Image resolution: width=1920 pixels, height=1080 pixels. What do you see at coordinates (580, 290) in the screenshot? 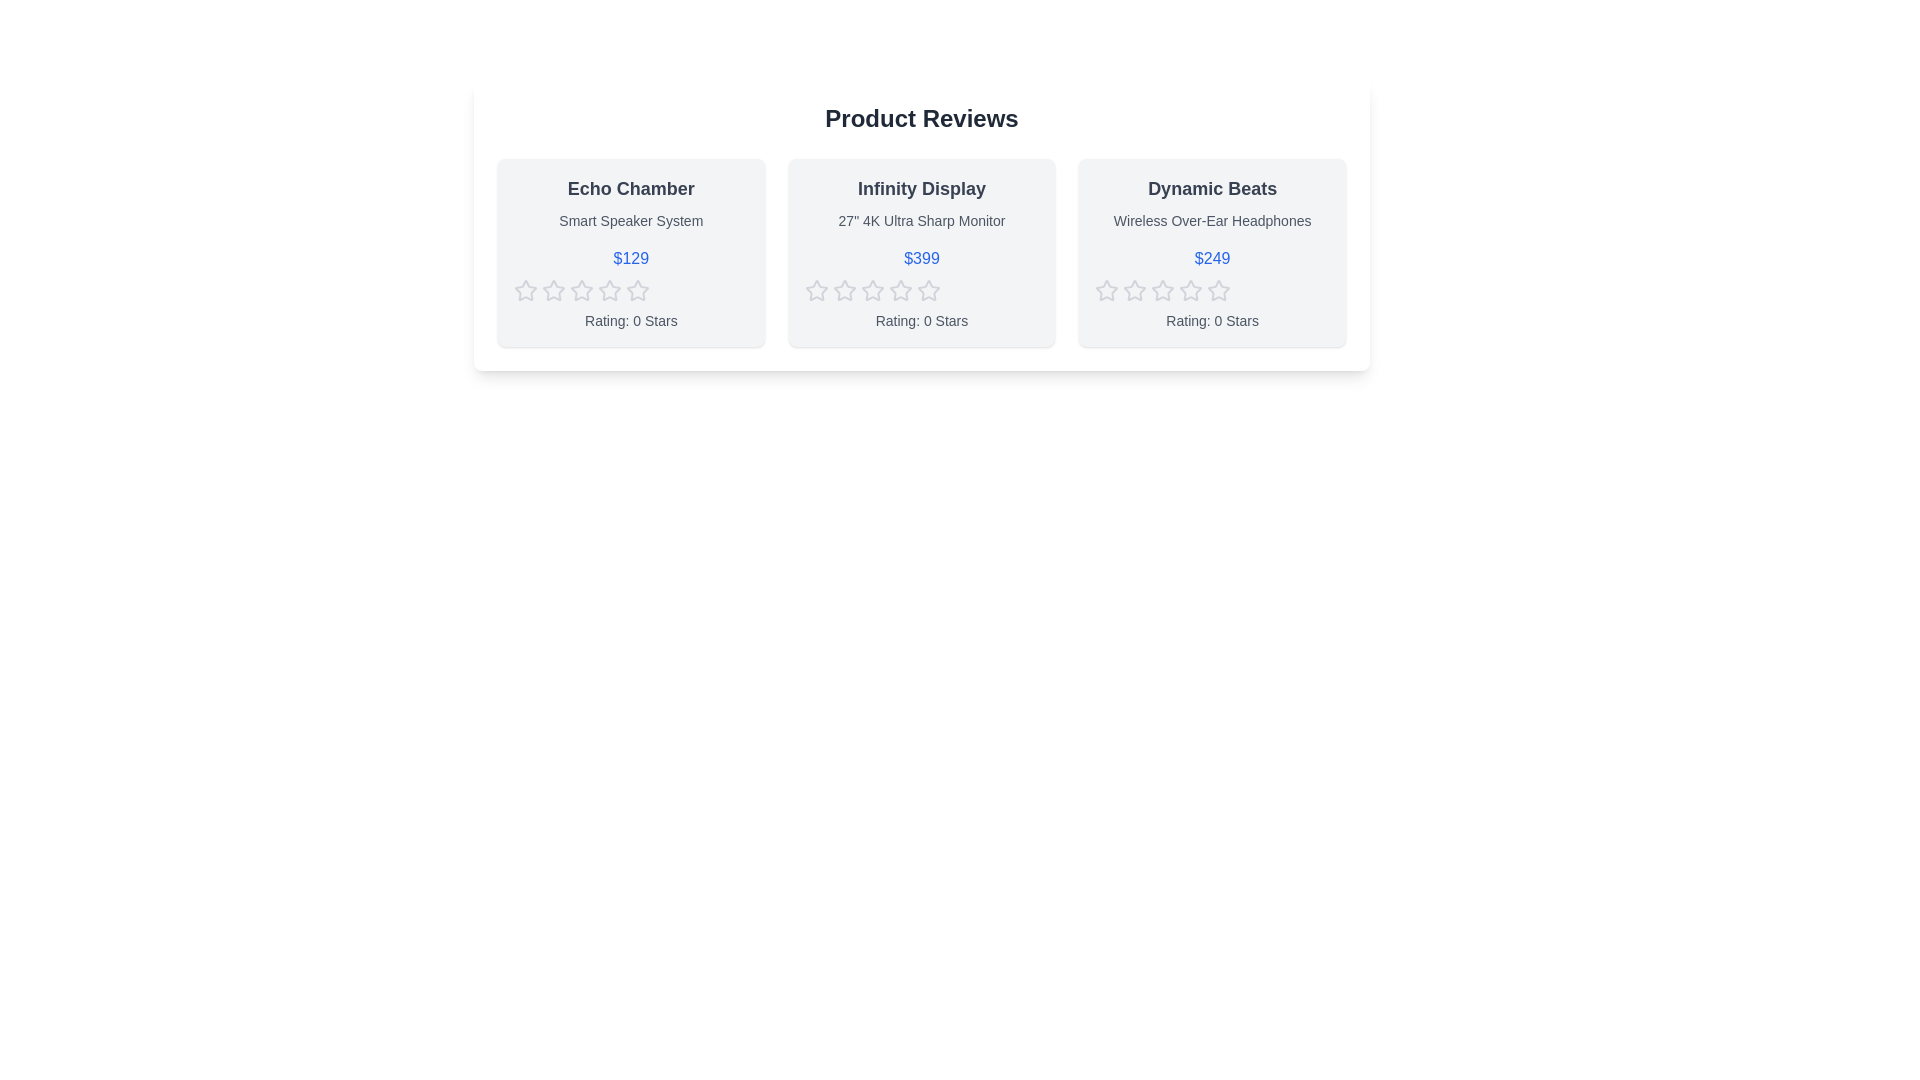
I see `the second star in the 5-star rating system on the 'Echo Chamber' product card to set a rating of 2 stars` at bounding box center [580, 290].